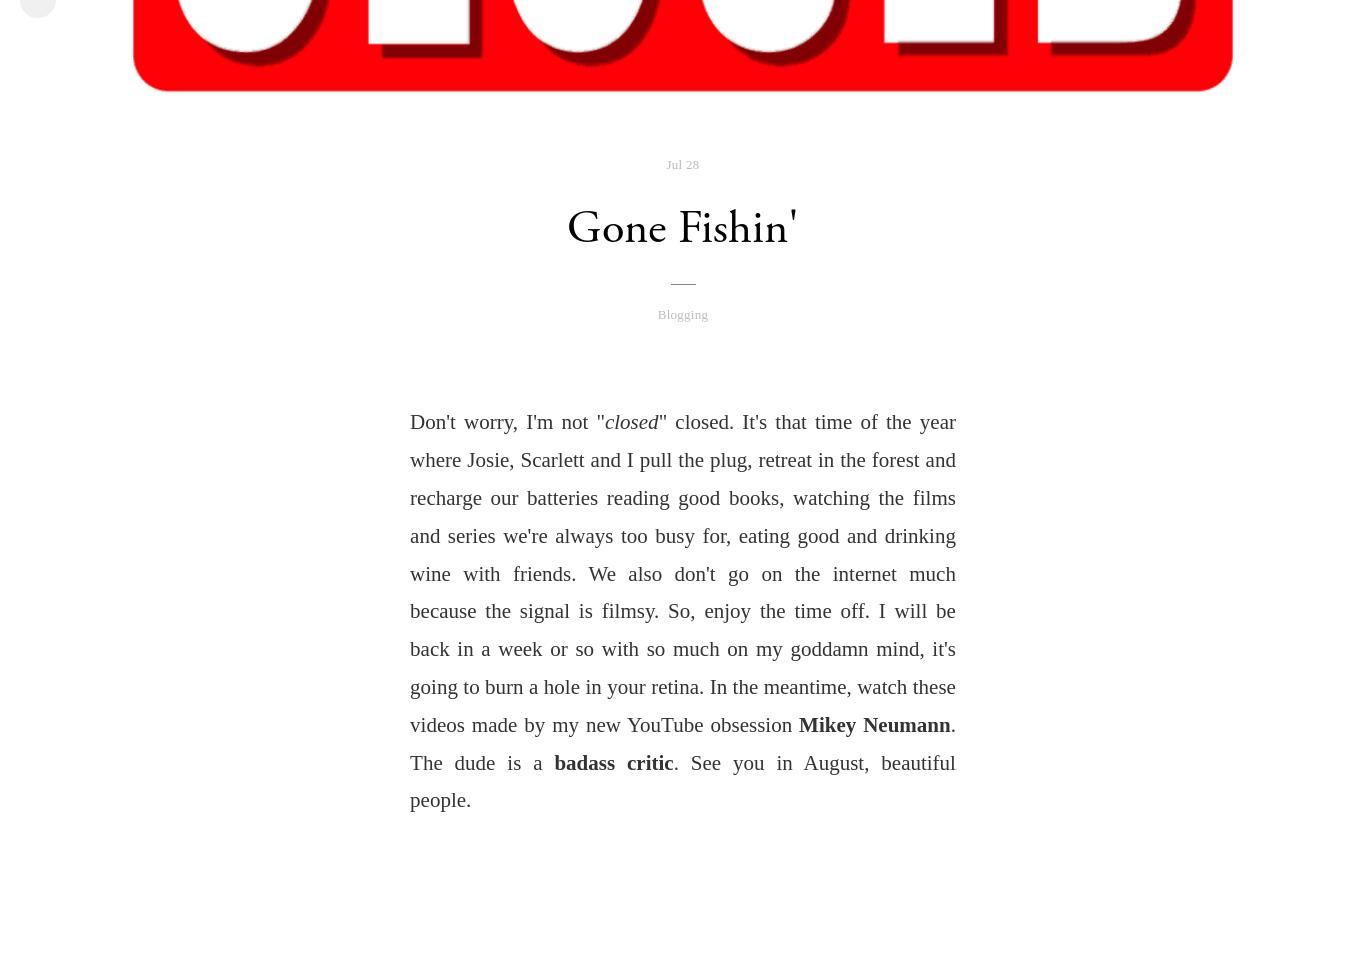 Image resolution: width=1366 pixels, height=962 pixels. Describe the element at coordinates (681, 312) in the screenshot. I see `'Blogging'` at that location.